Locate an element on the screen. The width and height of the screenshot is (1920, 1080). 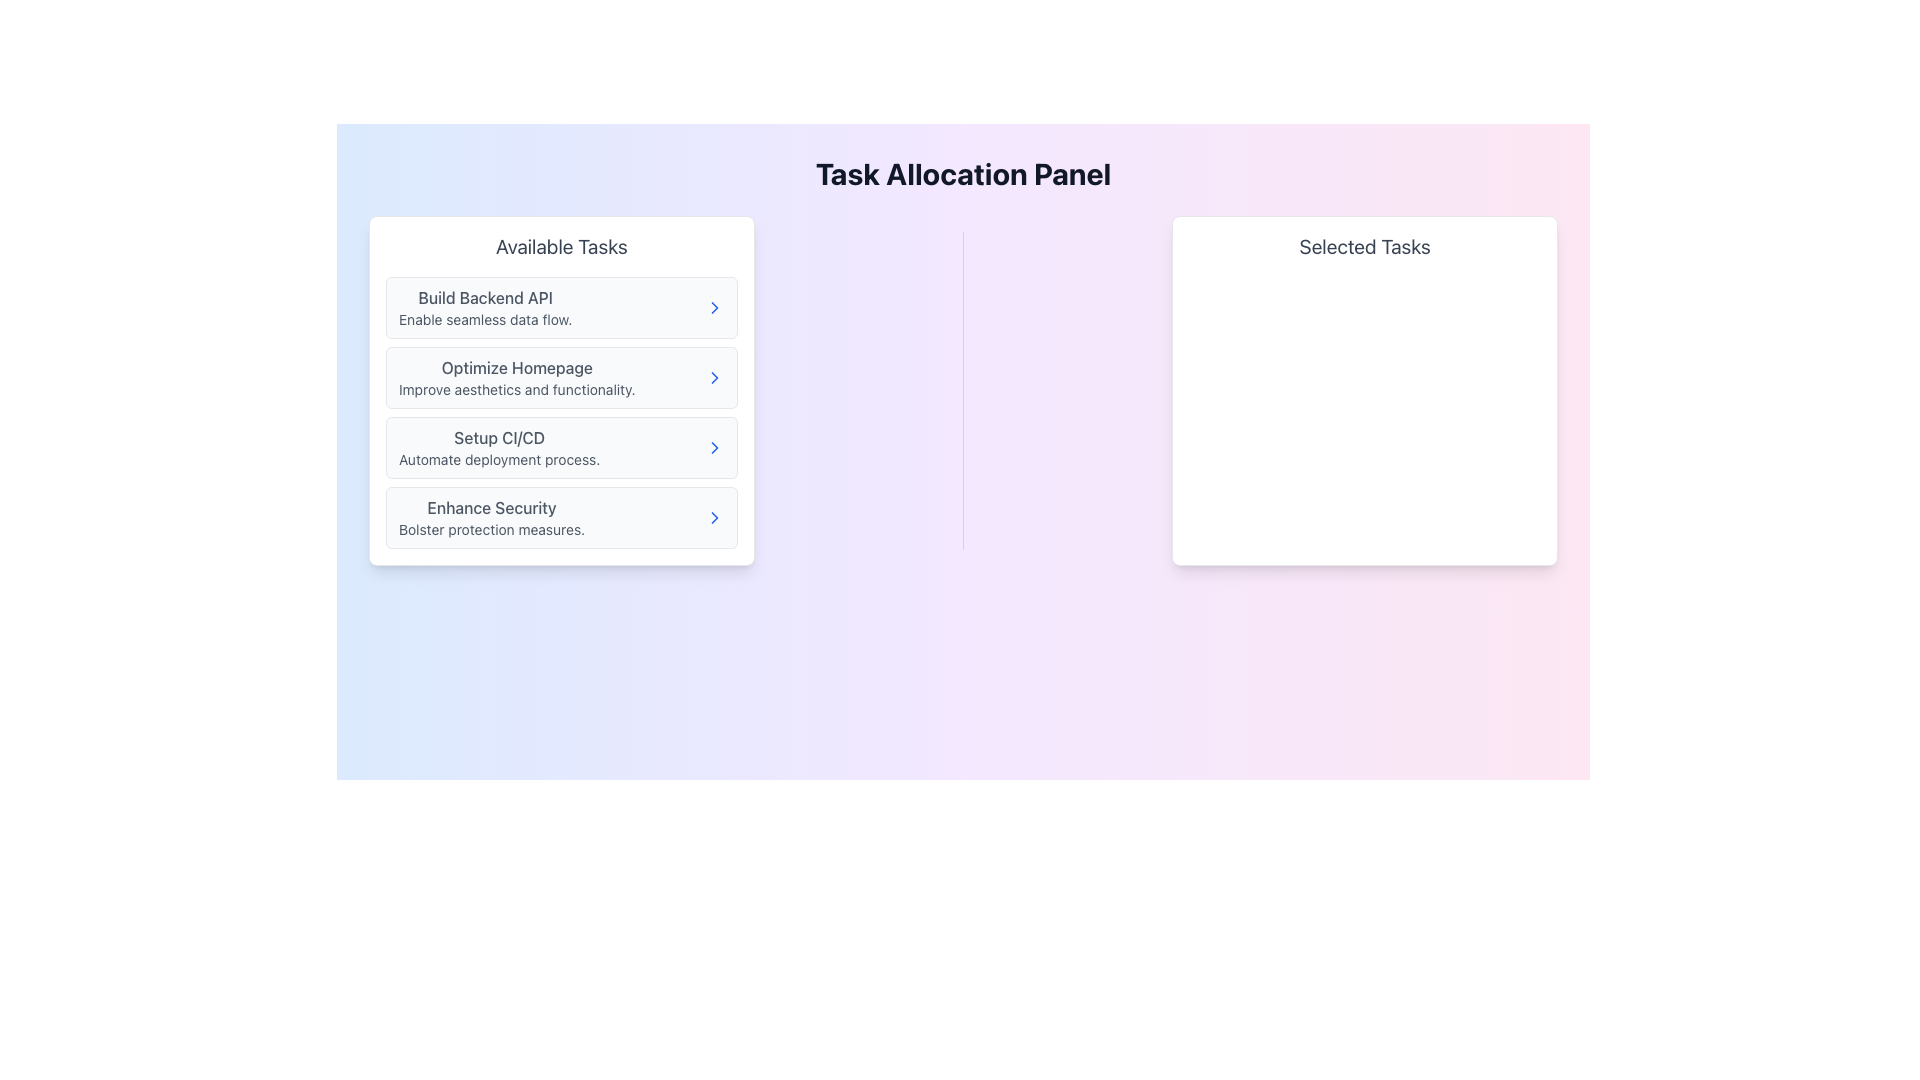
the text label reading 'Enable seamless data flow.' located under the bold header 'Build Backend API' in the 'Available Tasks' section is located at coordinates (485, 319).